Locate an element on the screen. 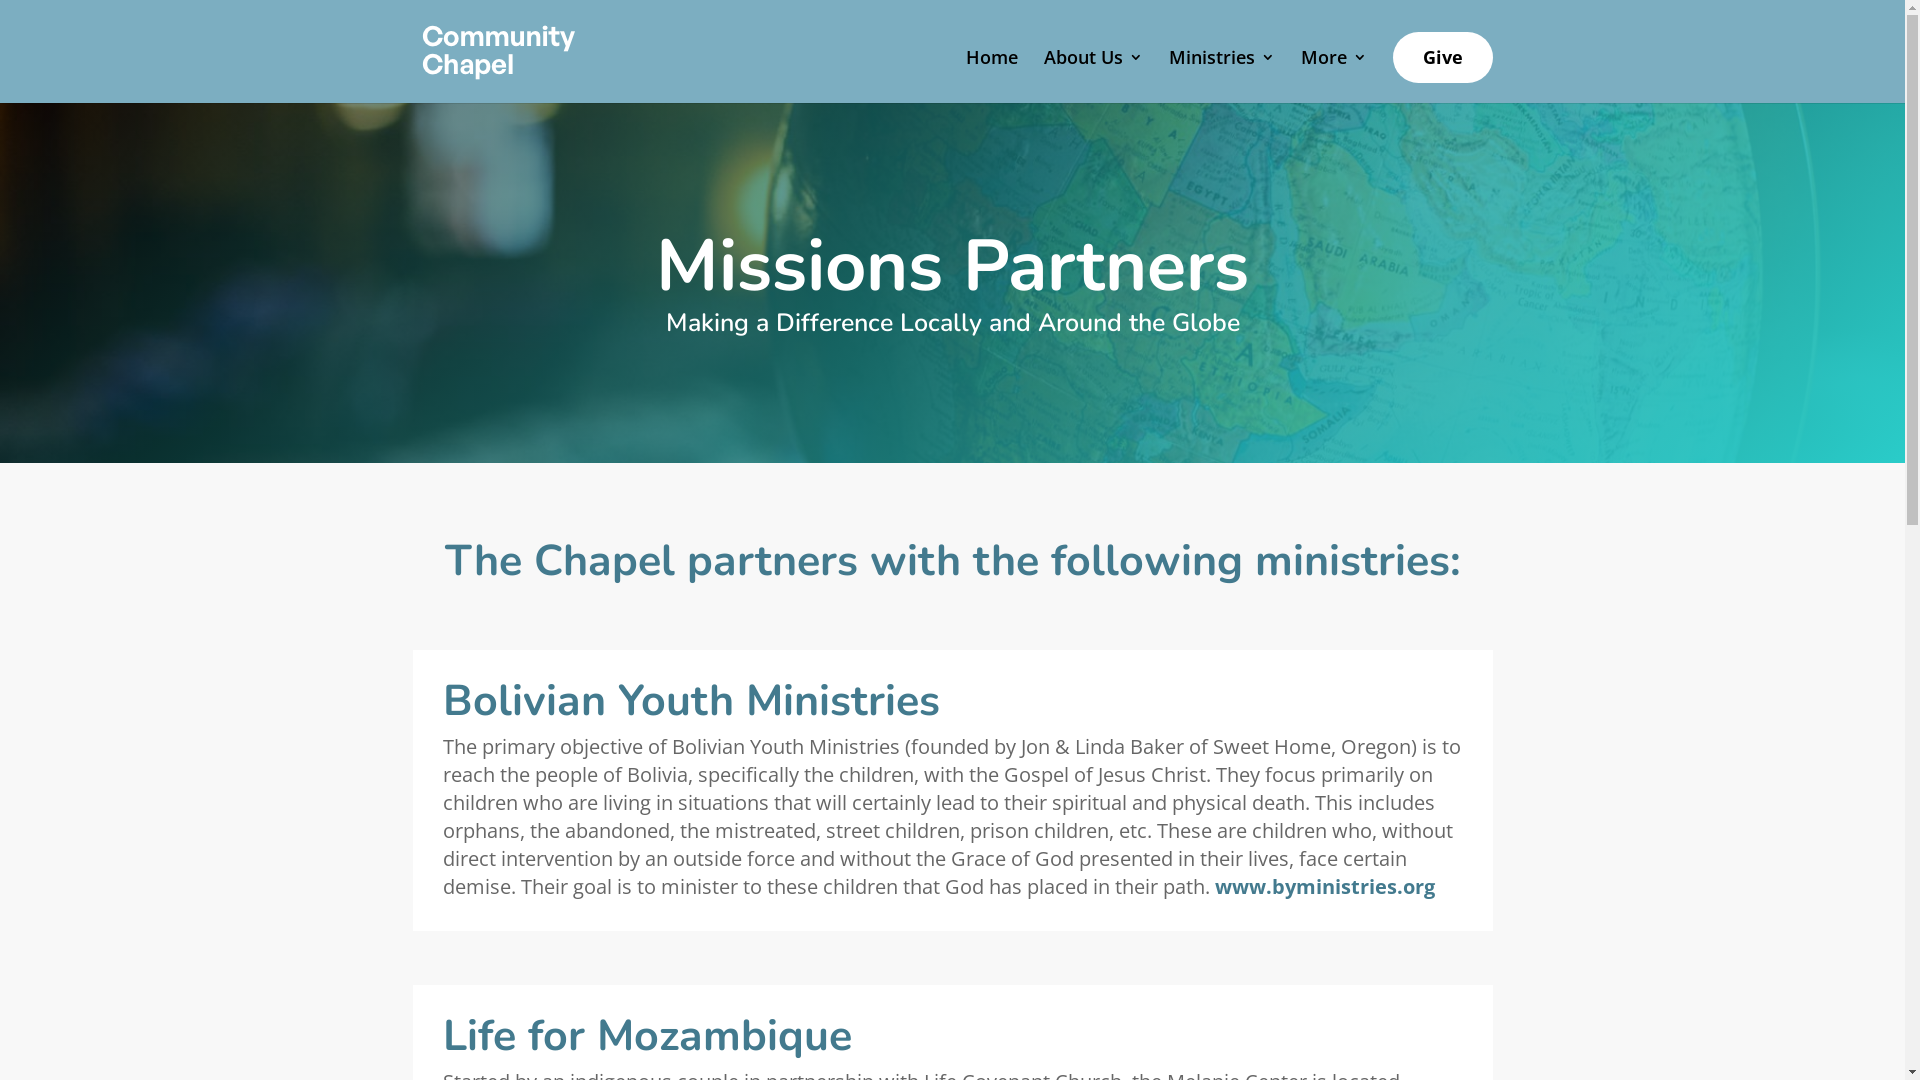 The width and height of the screenshot is (1920, 1080). 'Give' is located at coordinates (1441, 56).